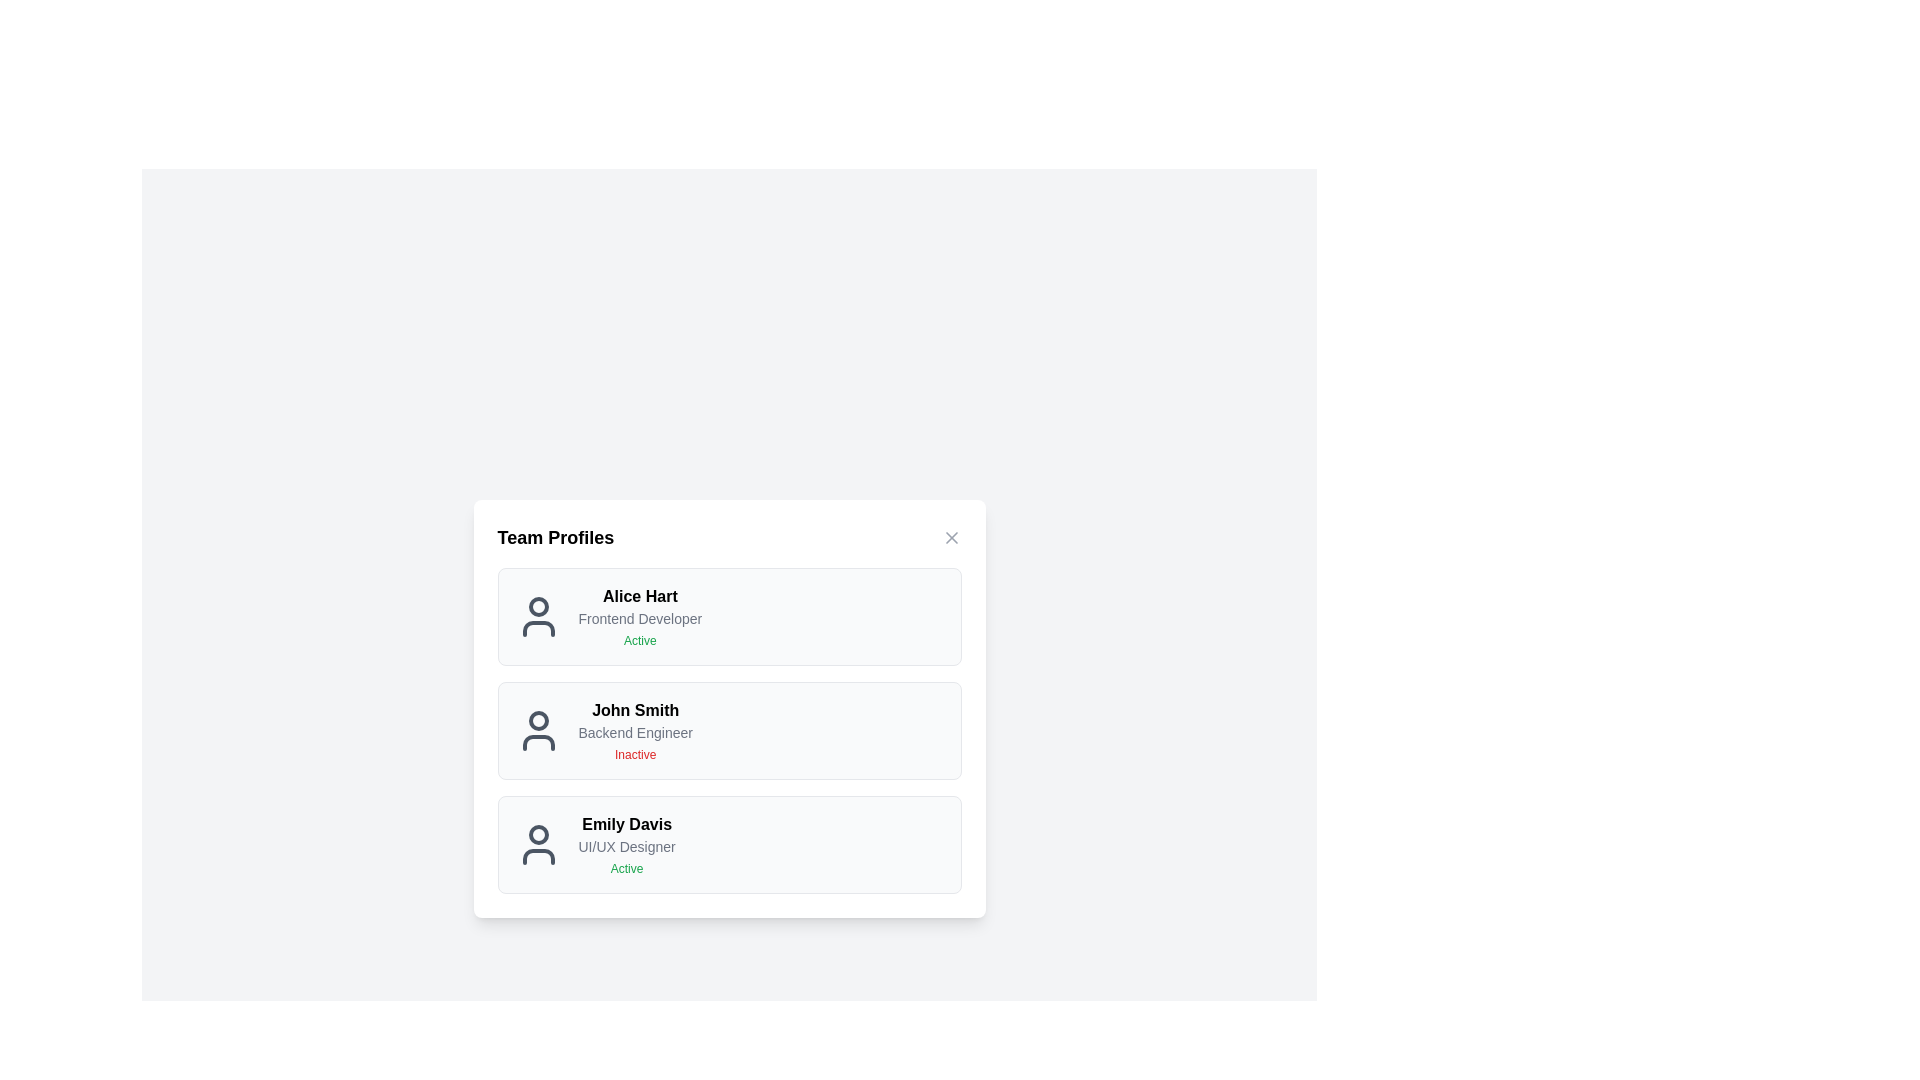  I want to click on the user profile card of John Smith, so click(728, 731).